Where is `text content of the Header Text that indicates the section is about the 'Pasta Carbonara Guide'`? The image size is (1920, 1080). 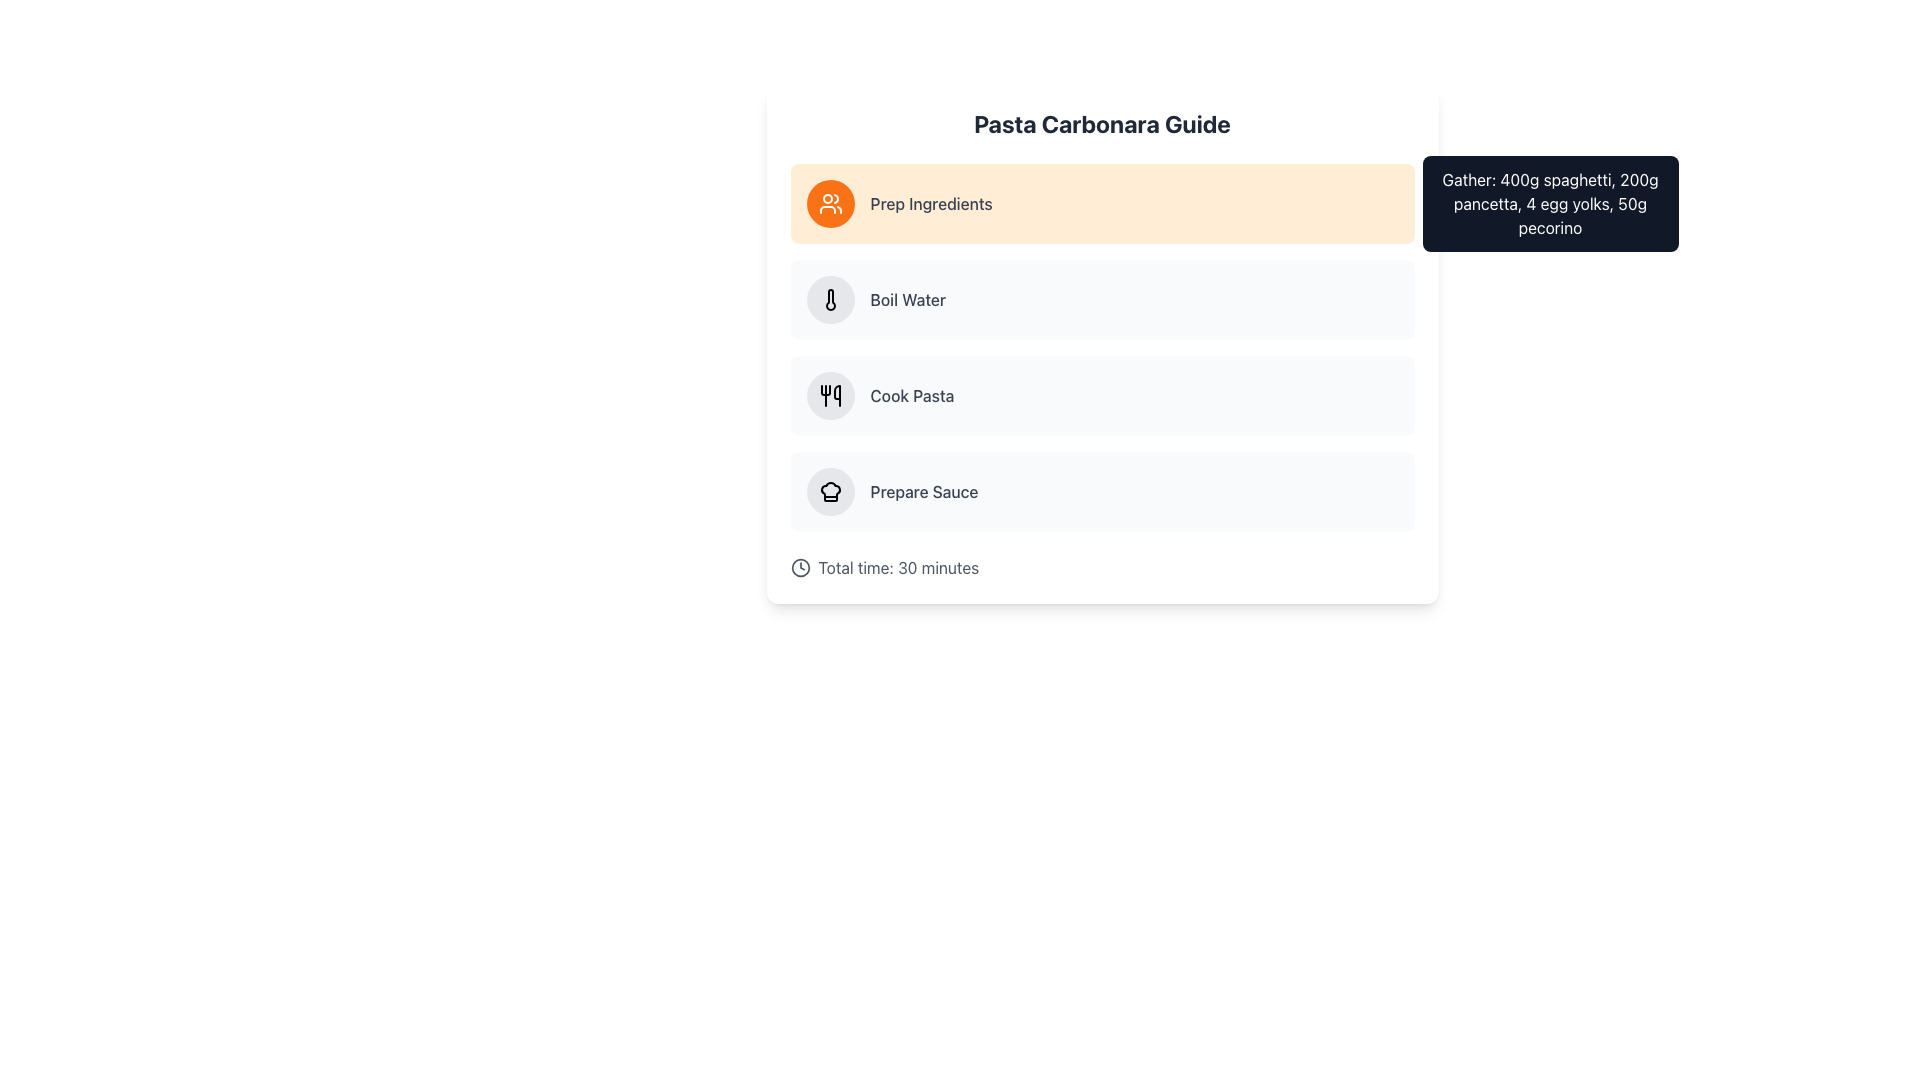
text content of the Header Text that indicates the section is about the 'Pasta Carbonara Guide' is located at coordinates (1101, 123).